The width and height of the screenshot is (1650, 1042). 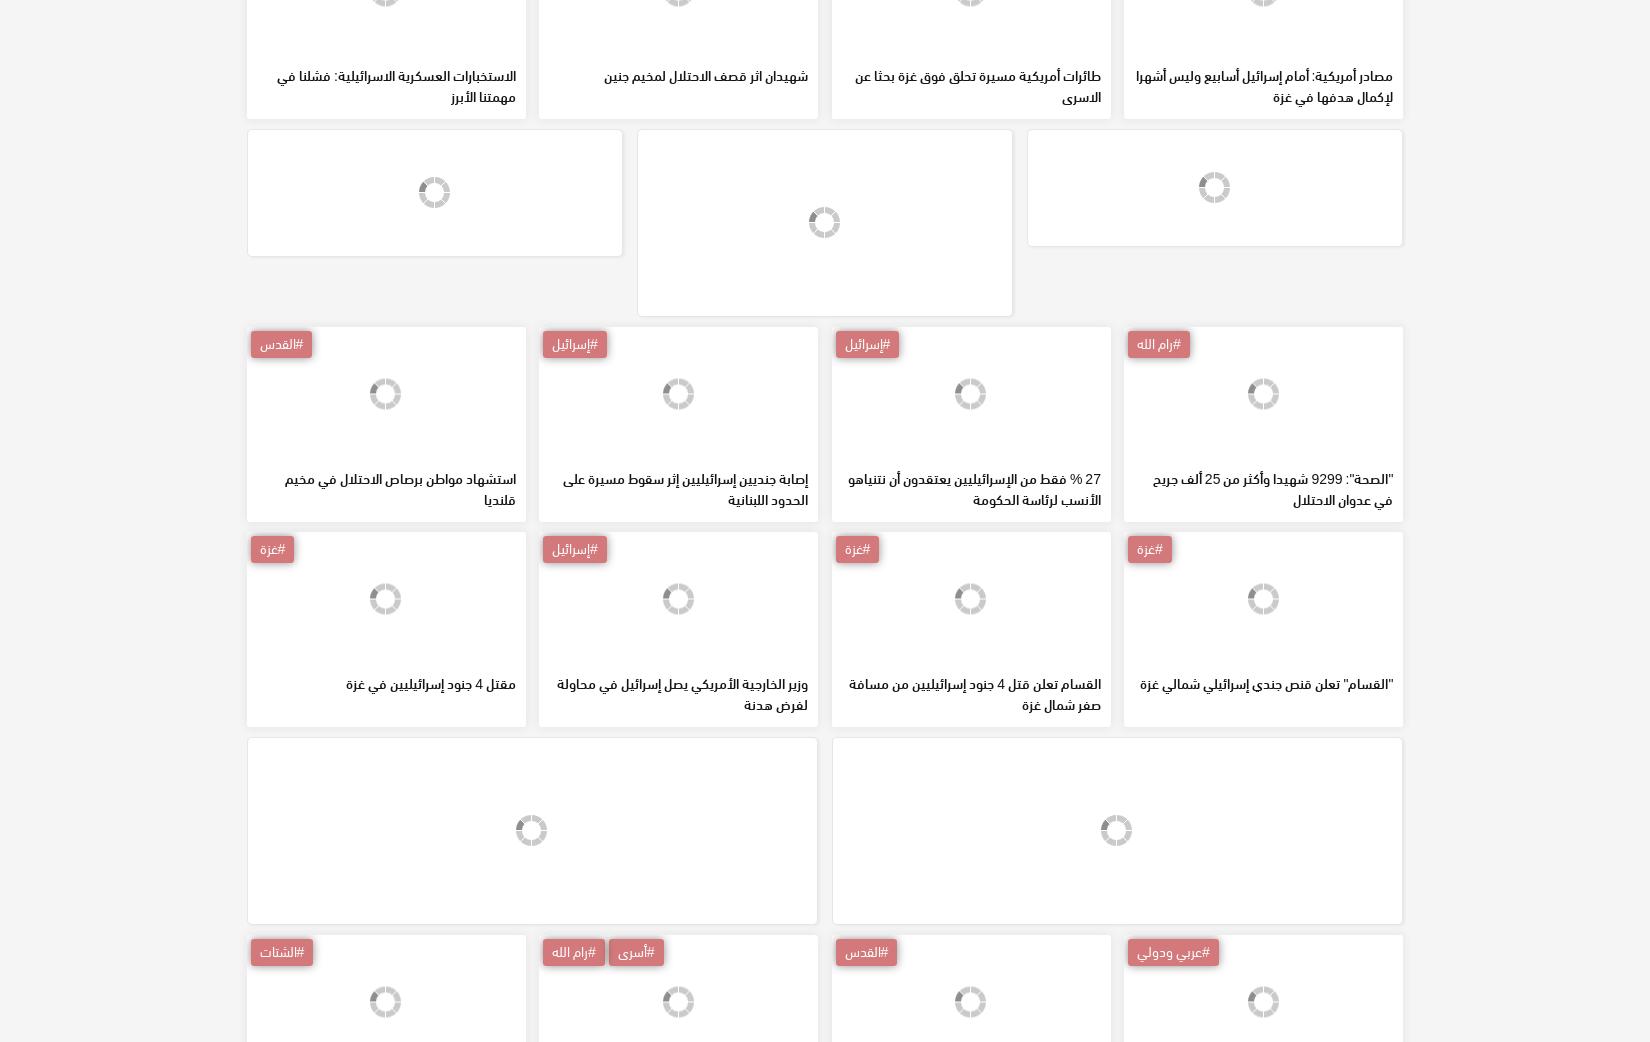 I want to click on '10 شهداء بقصف إسرائيلي لمجموعة من عمال القبور في مقبرة بيت لاهيا', so click(x=854, y=24).